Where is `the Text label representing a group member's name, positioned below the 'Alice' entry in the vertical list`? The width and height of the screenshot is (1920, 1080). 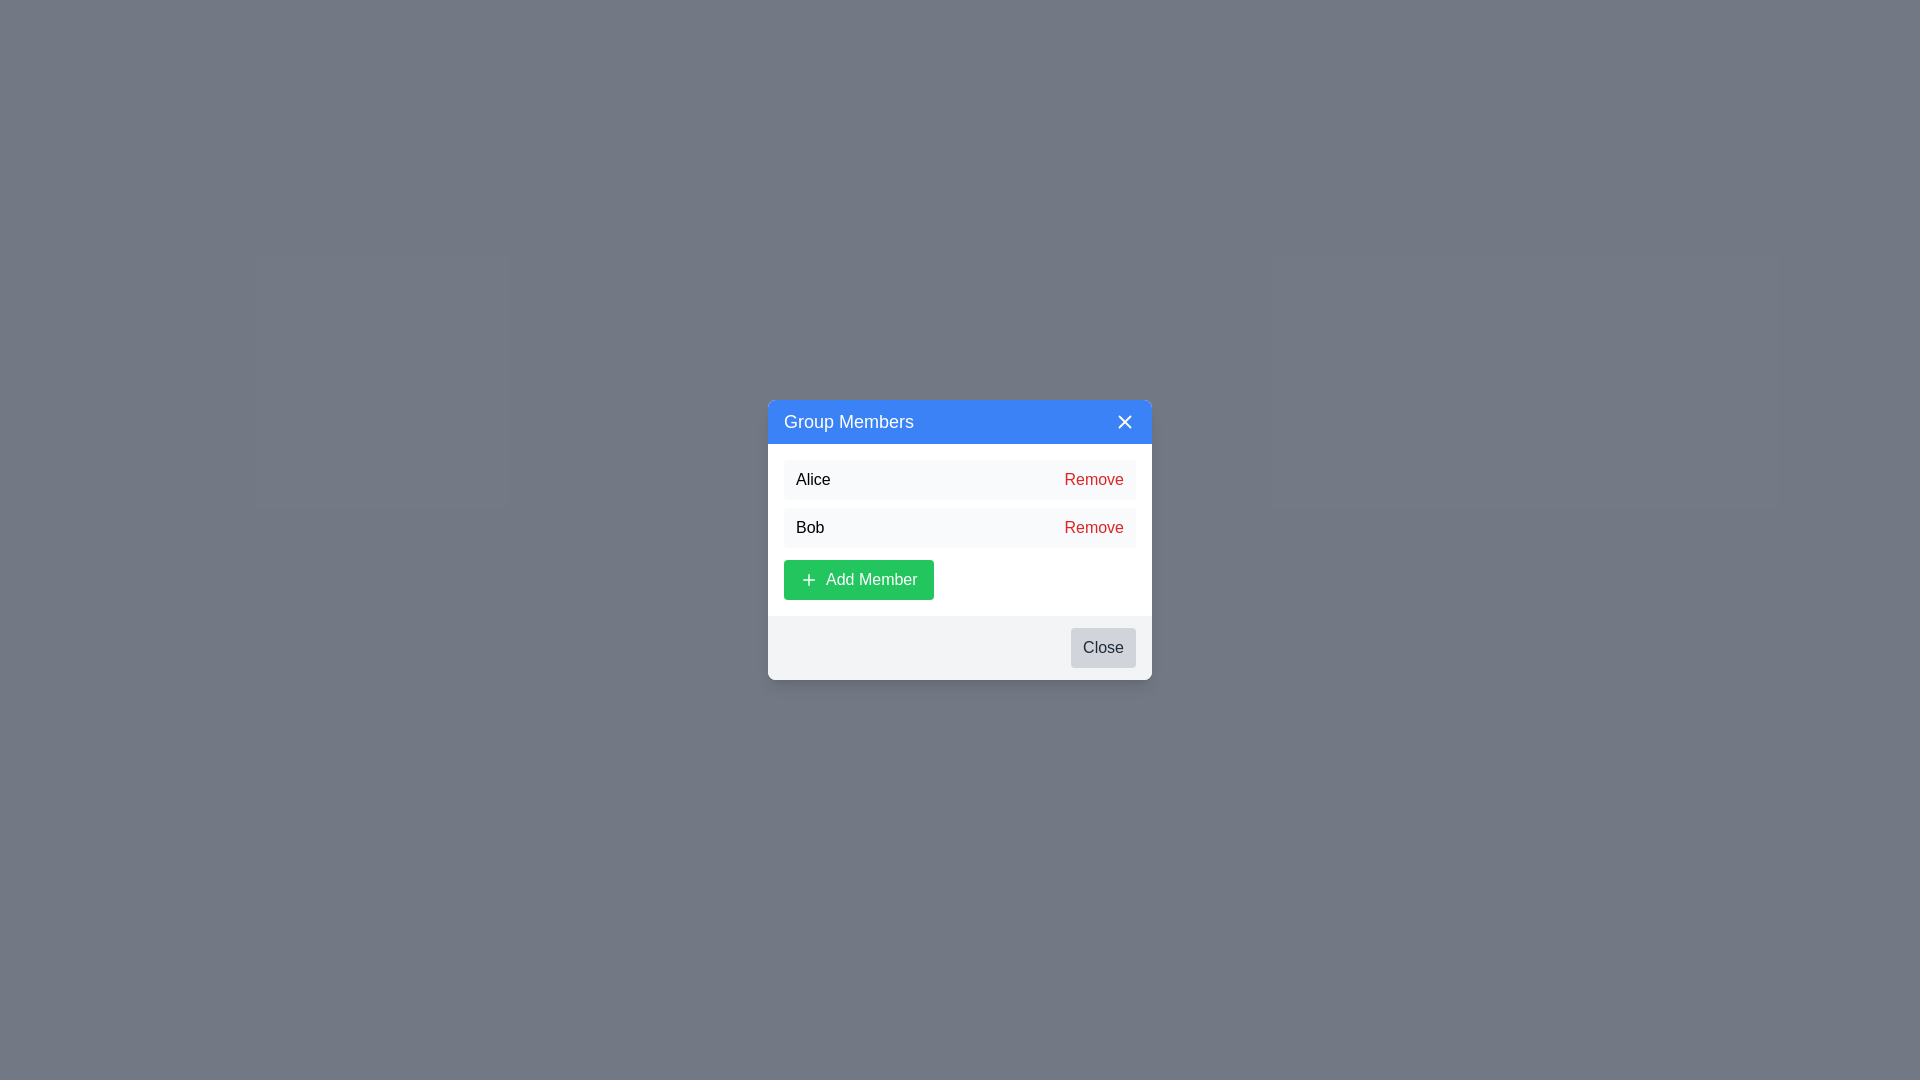
the Text label representing a group member's name, positioned below the 'Alice' entry in the vertical list is located at coordinates (810, 527).